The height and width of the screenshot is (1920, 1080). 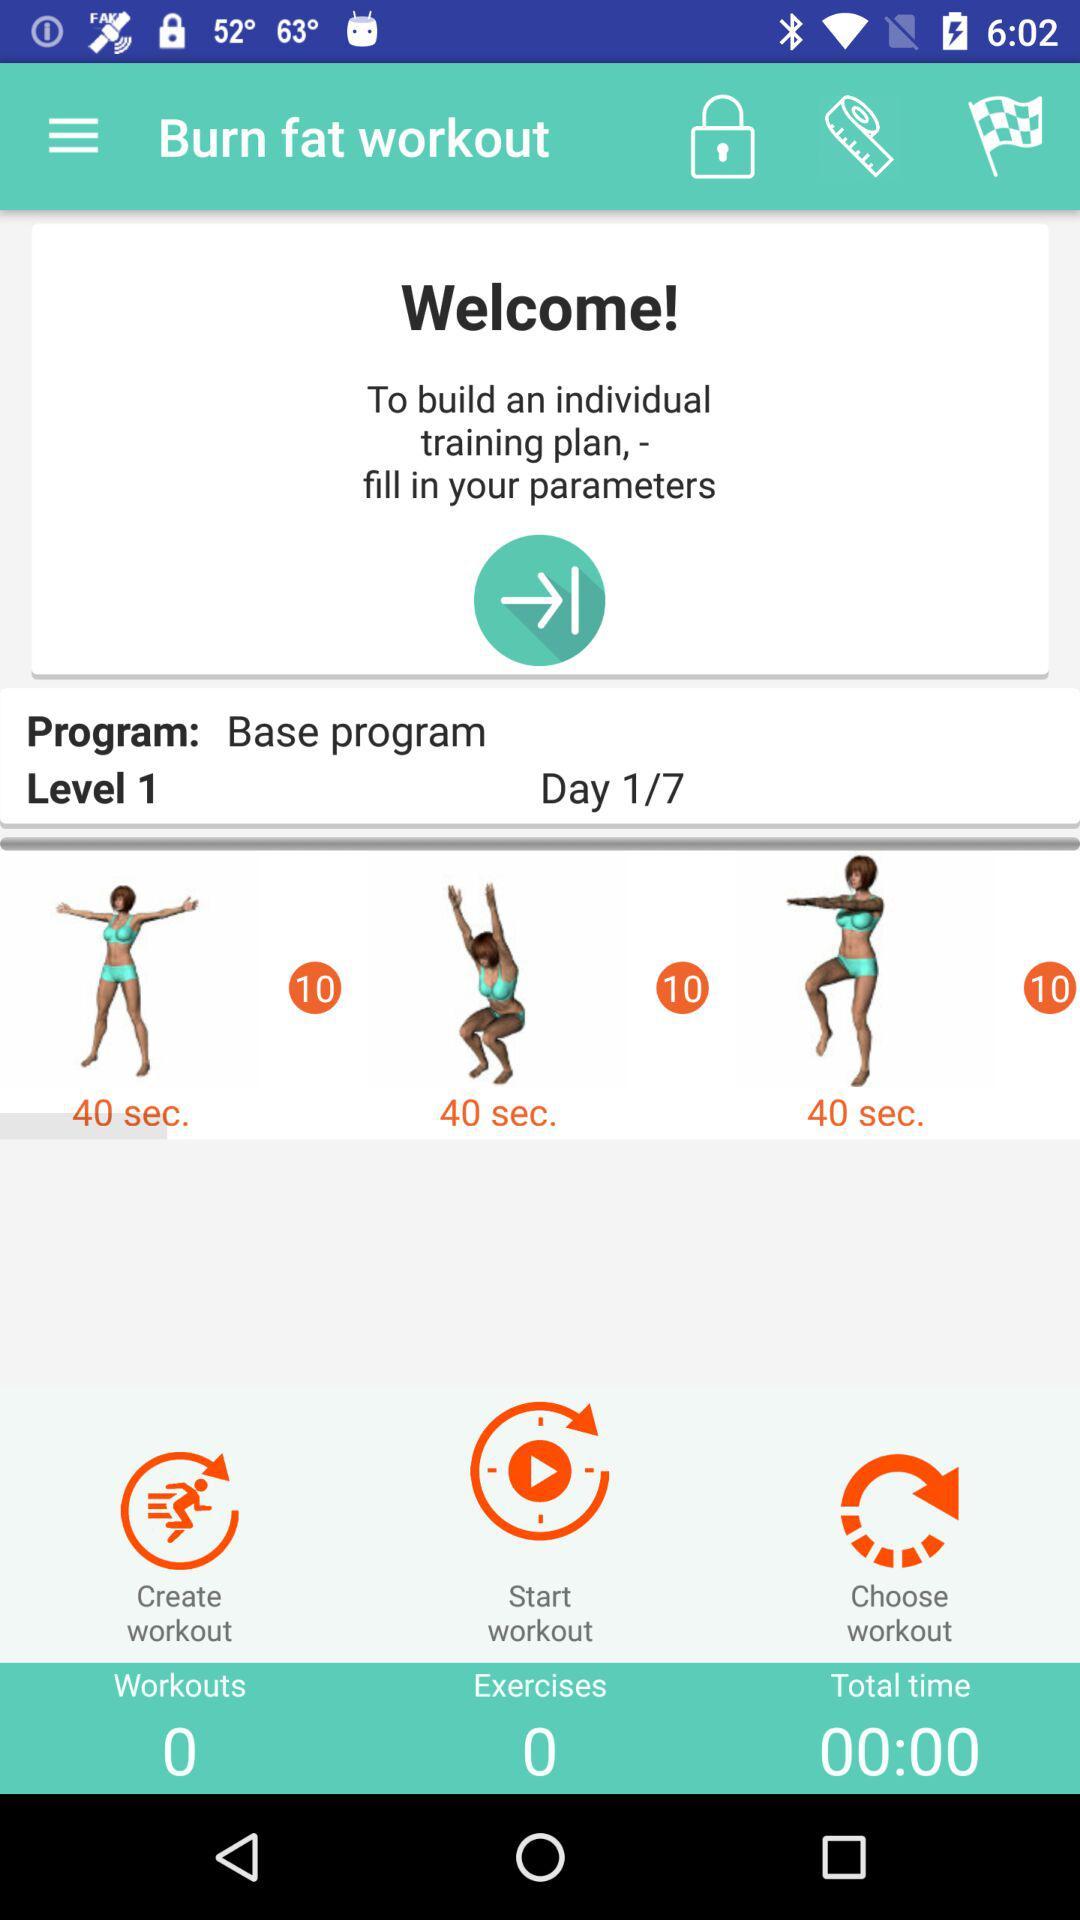 What do you see at coordinates (1006, 135) in the screenshot?
I see `item above the day 1/7` at bounding box center [1006, 135].